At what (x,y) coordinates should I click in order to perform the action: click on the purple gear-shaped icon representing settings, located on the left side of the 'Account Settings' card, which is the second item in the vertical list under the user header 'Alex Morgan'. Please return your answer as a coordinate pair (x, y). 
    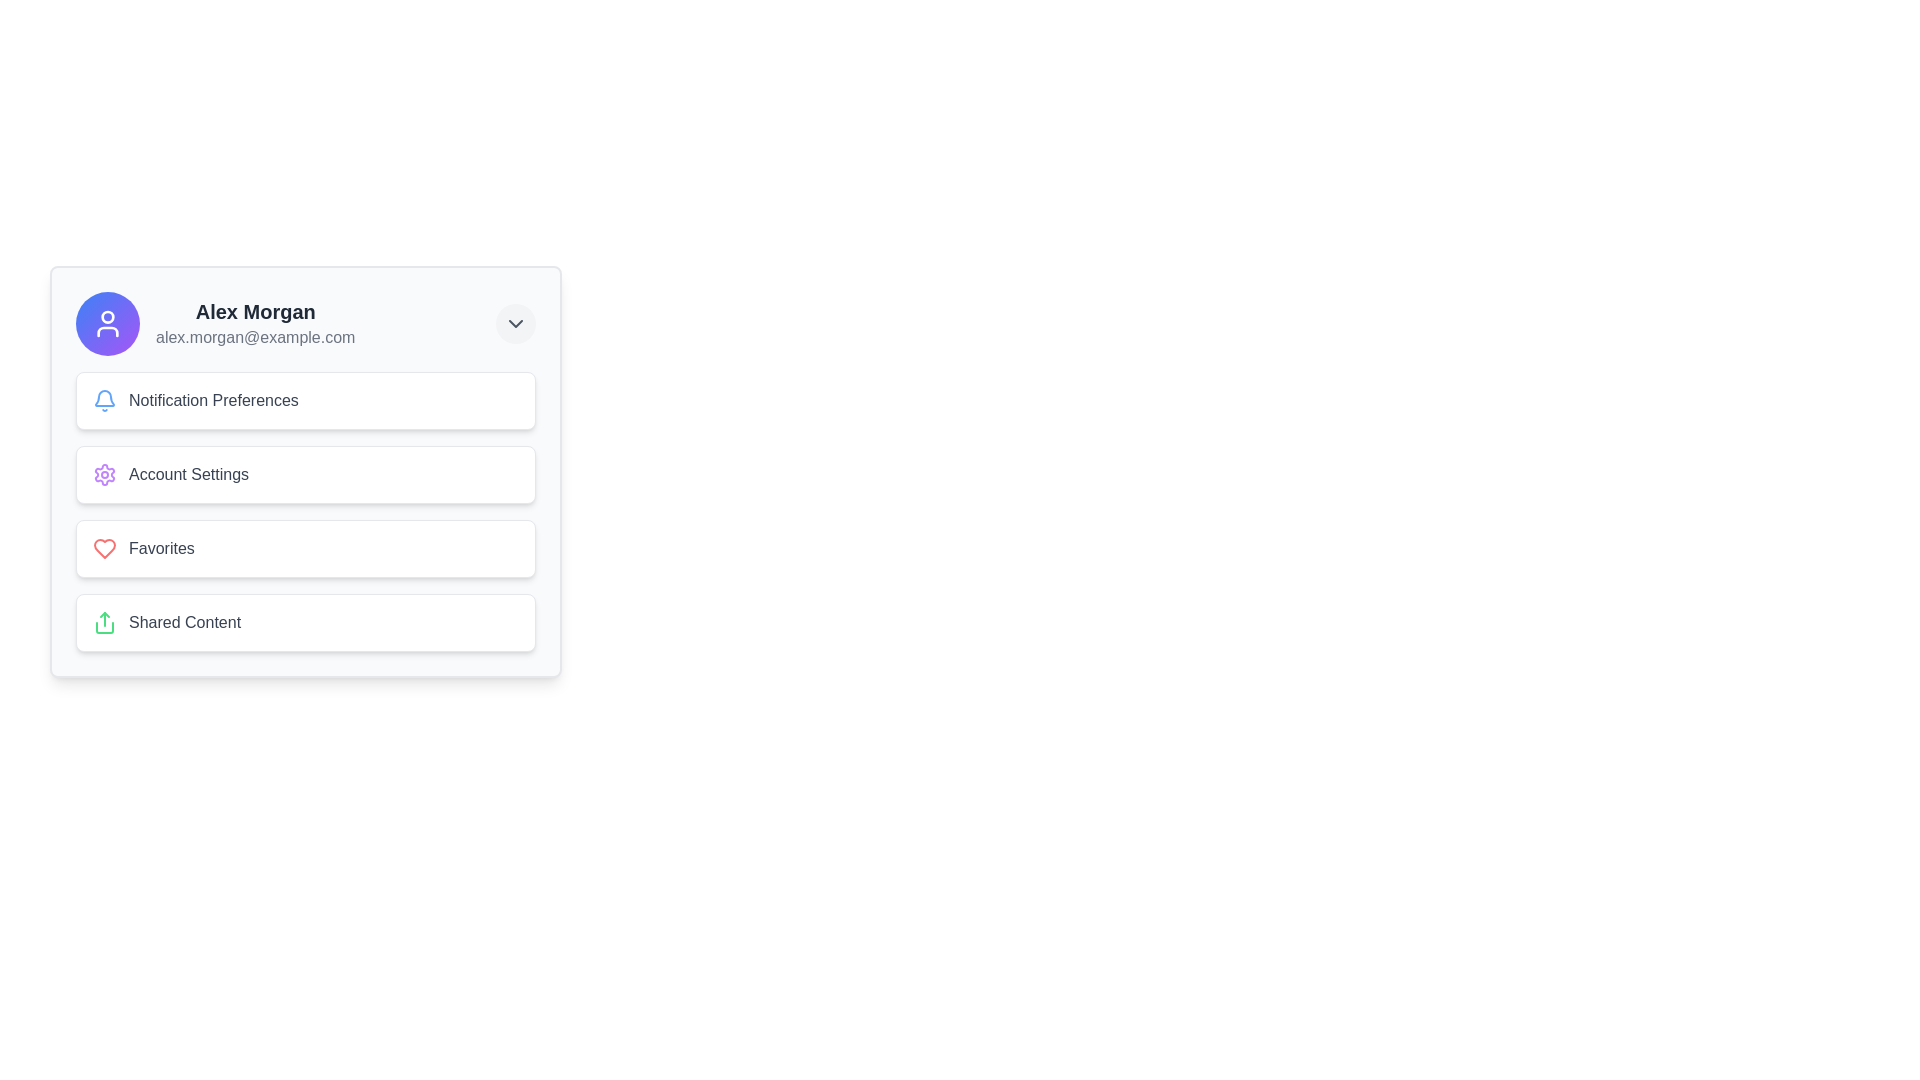
    Looking at the image, I should click on (104, 474).